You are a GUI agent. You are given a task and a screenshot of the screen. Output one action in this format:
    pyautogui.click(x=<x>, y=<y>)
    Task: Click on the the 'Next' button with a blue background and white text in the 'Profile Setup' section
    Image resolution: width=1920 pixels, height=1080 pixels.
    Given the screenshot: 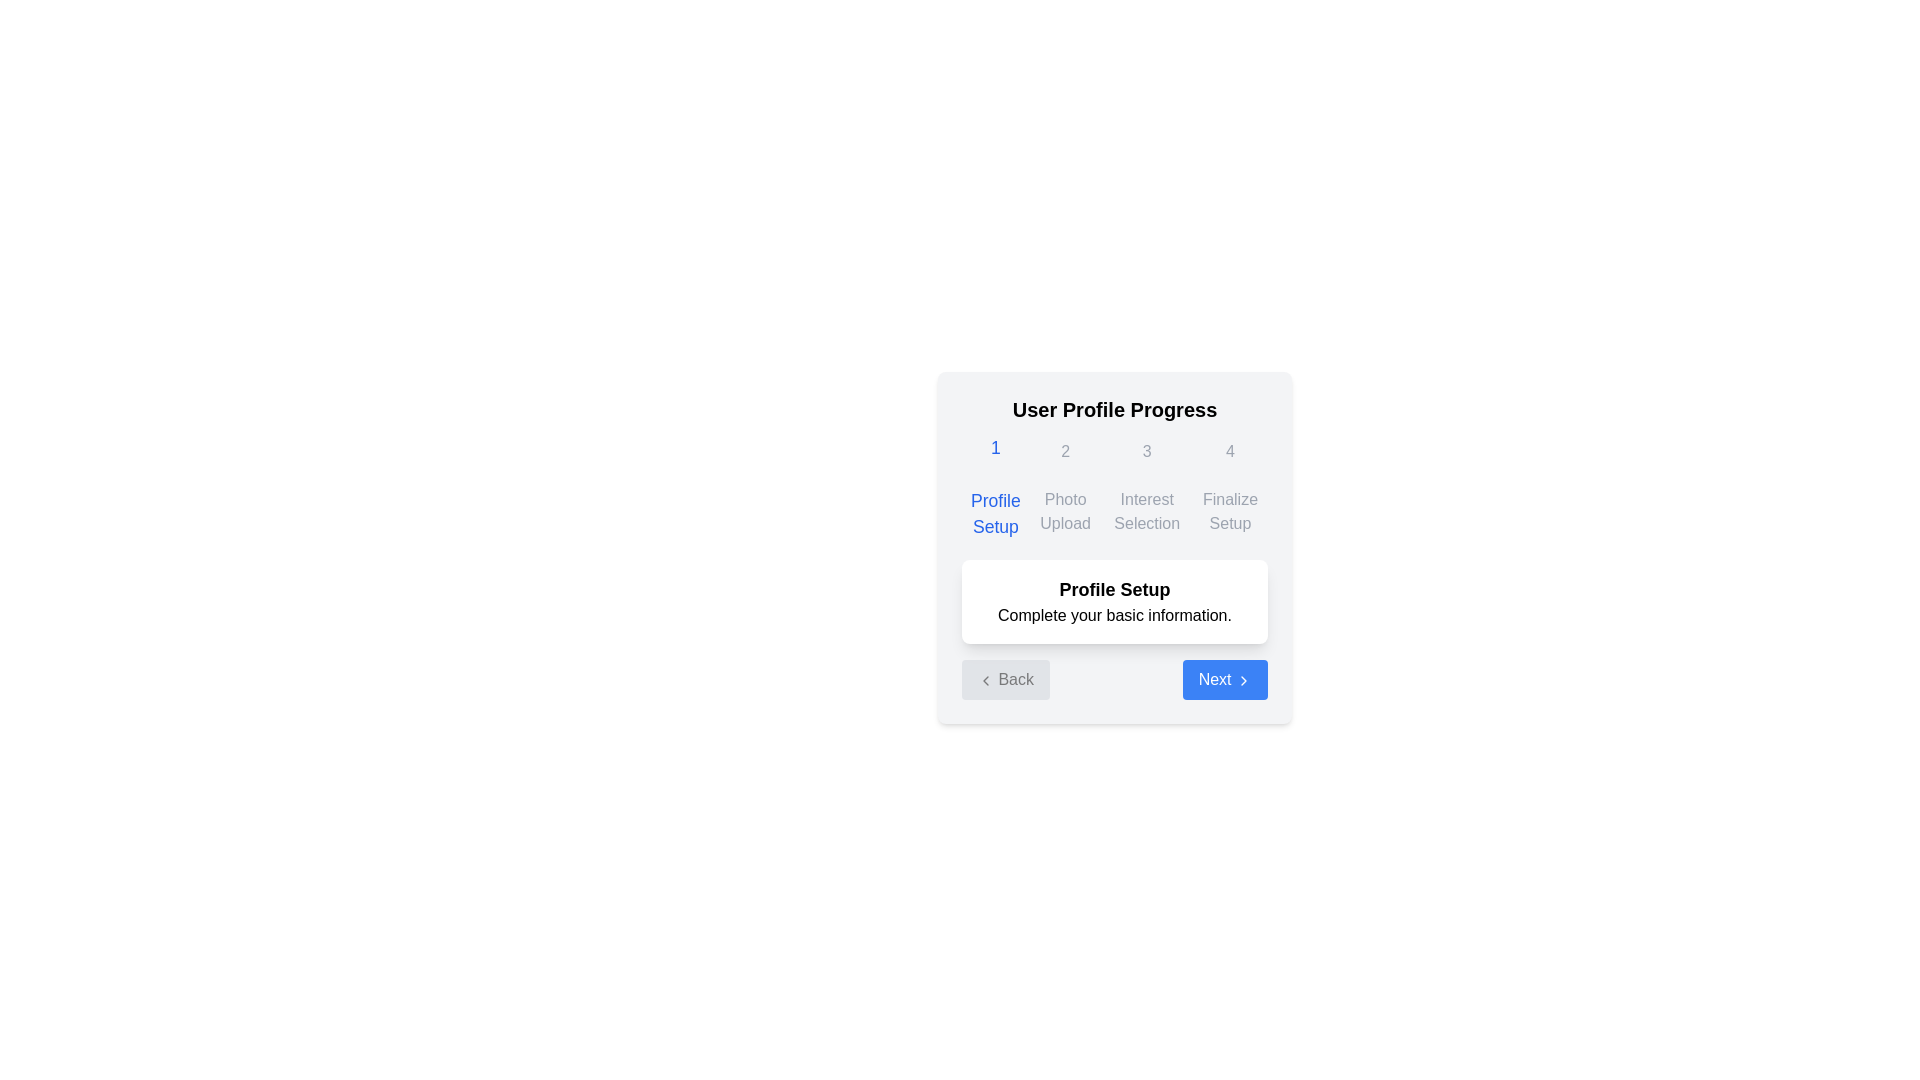 What is the action you would take?
    pyautogui.click(x=1224, y=678)
    